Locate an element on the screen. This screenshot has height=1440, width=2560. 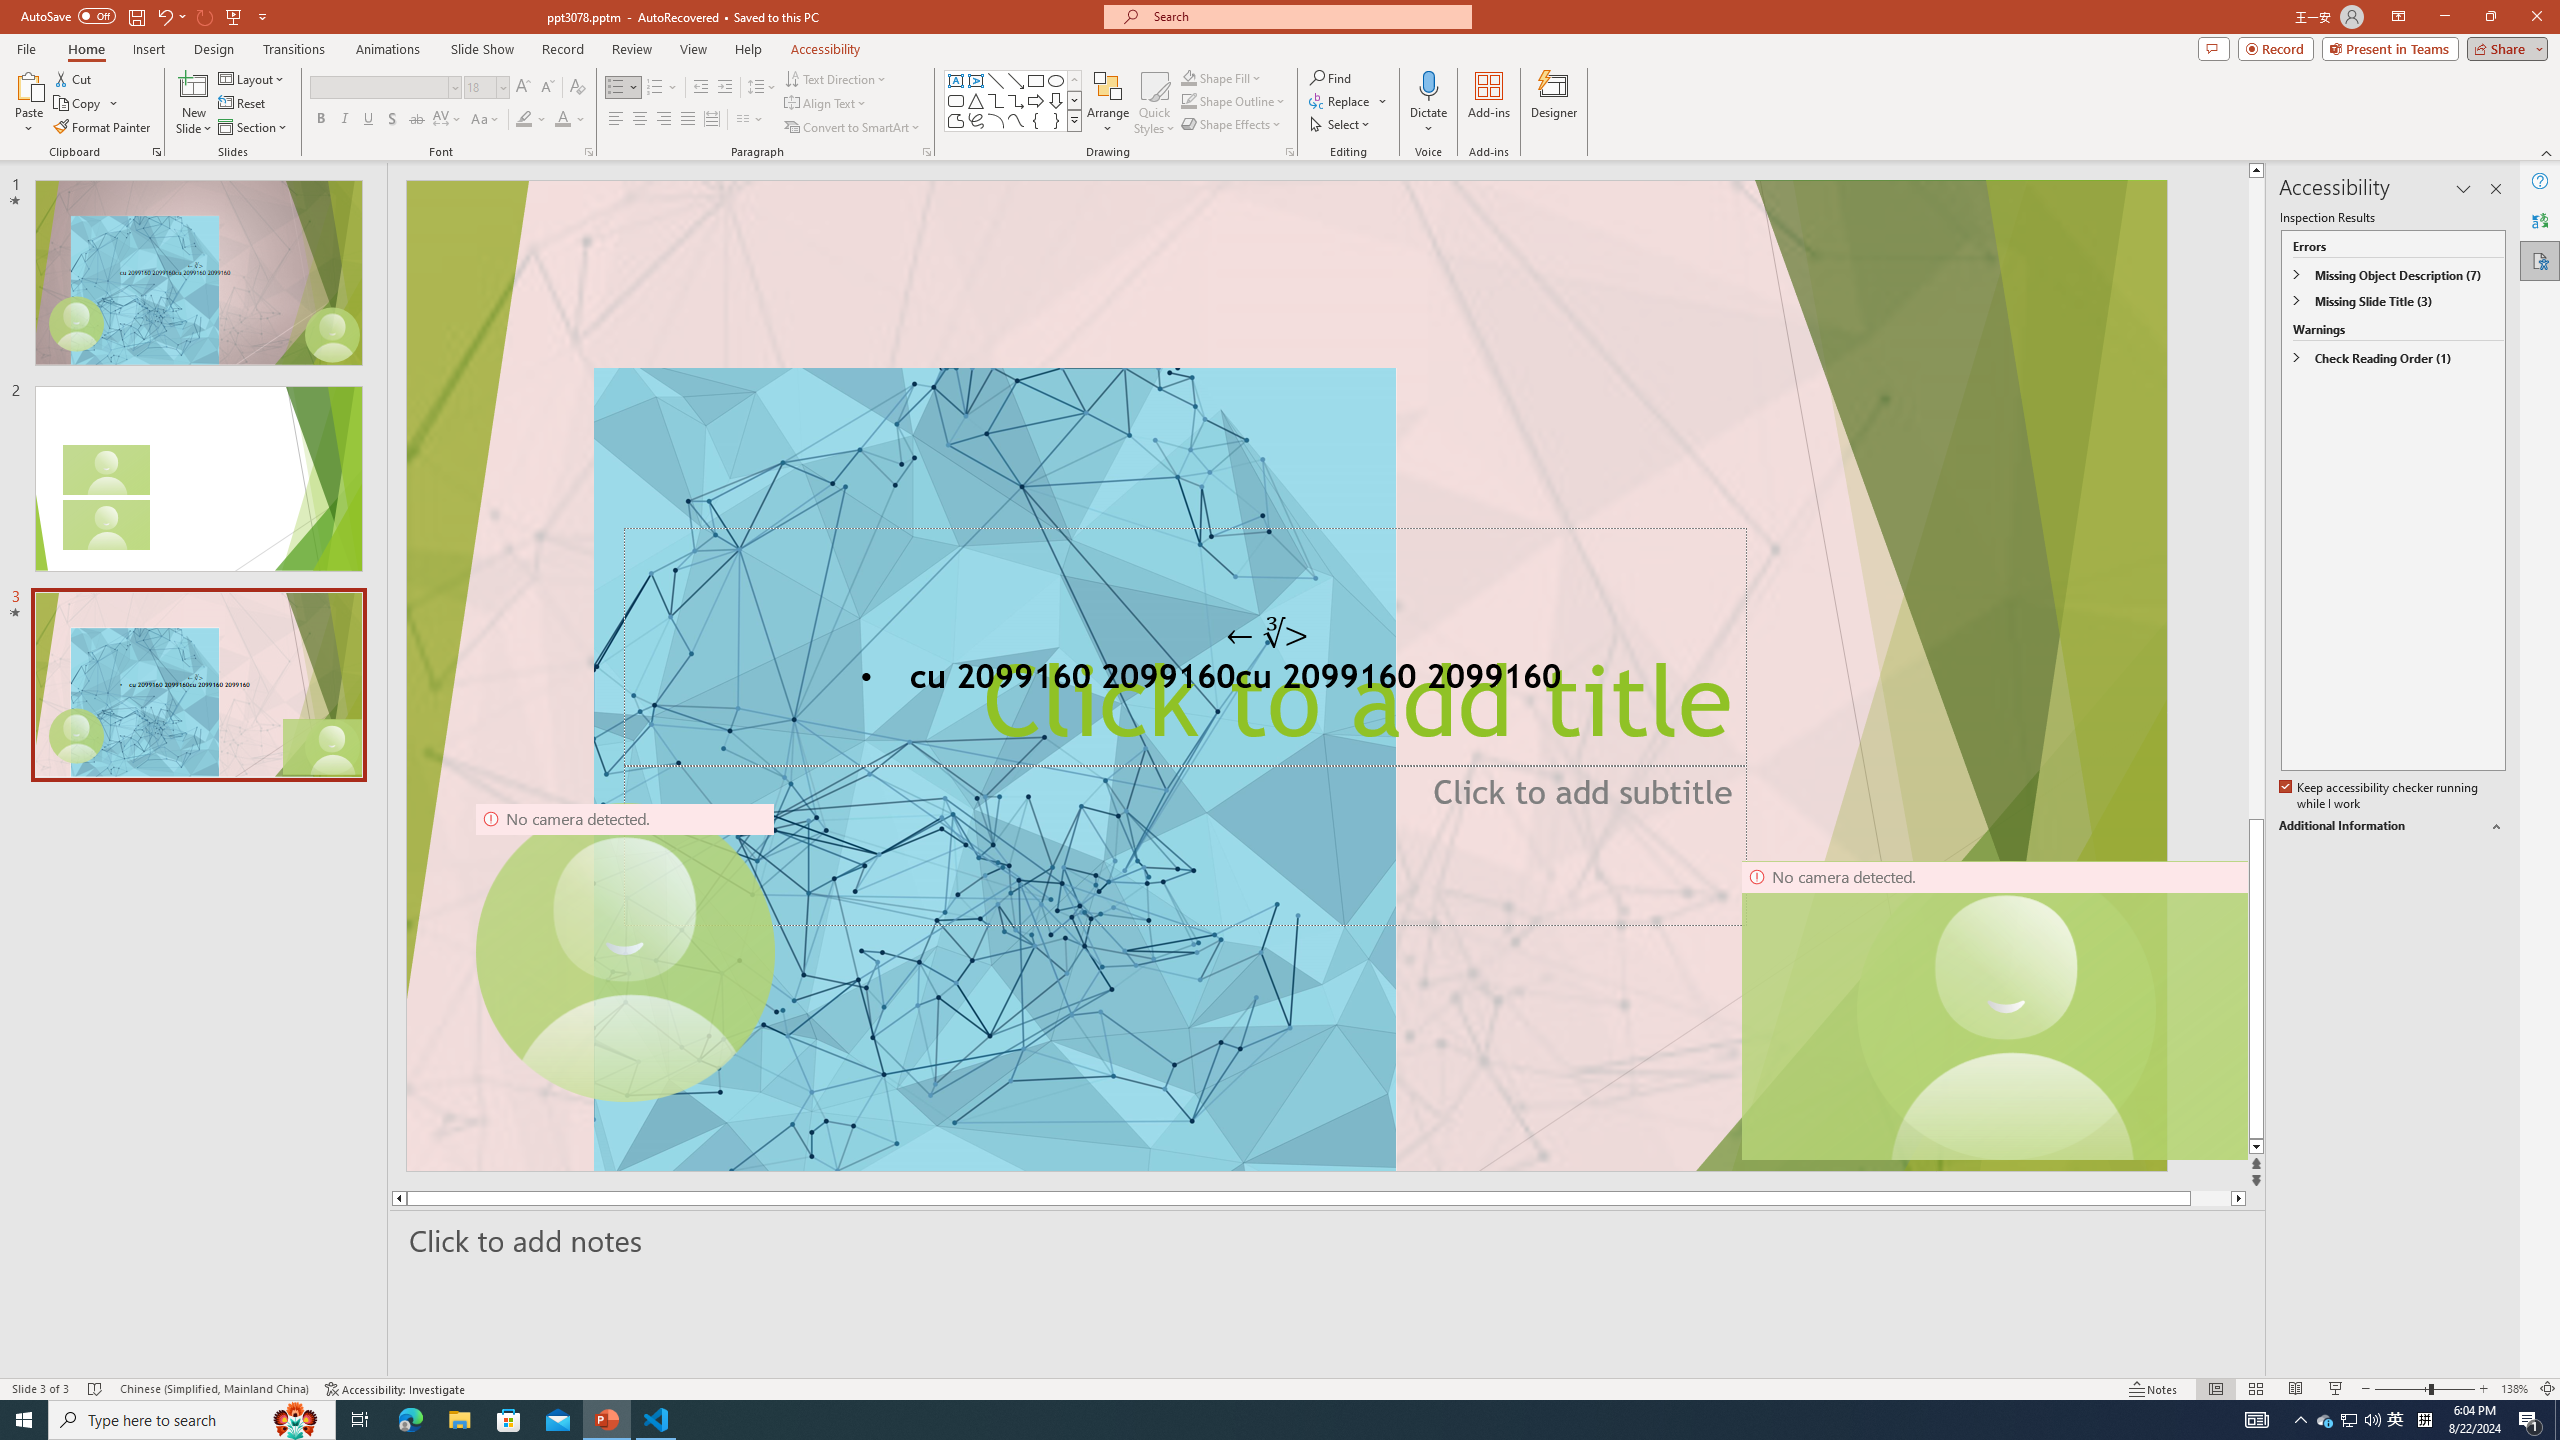
'Camera 11, No camera detected.' is located at coordinates (2006, 1010).